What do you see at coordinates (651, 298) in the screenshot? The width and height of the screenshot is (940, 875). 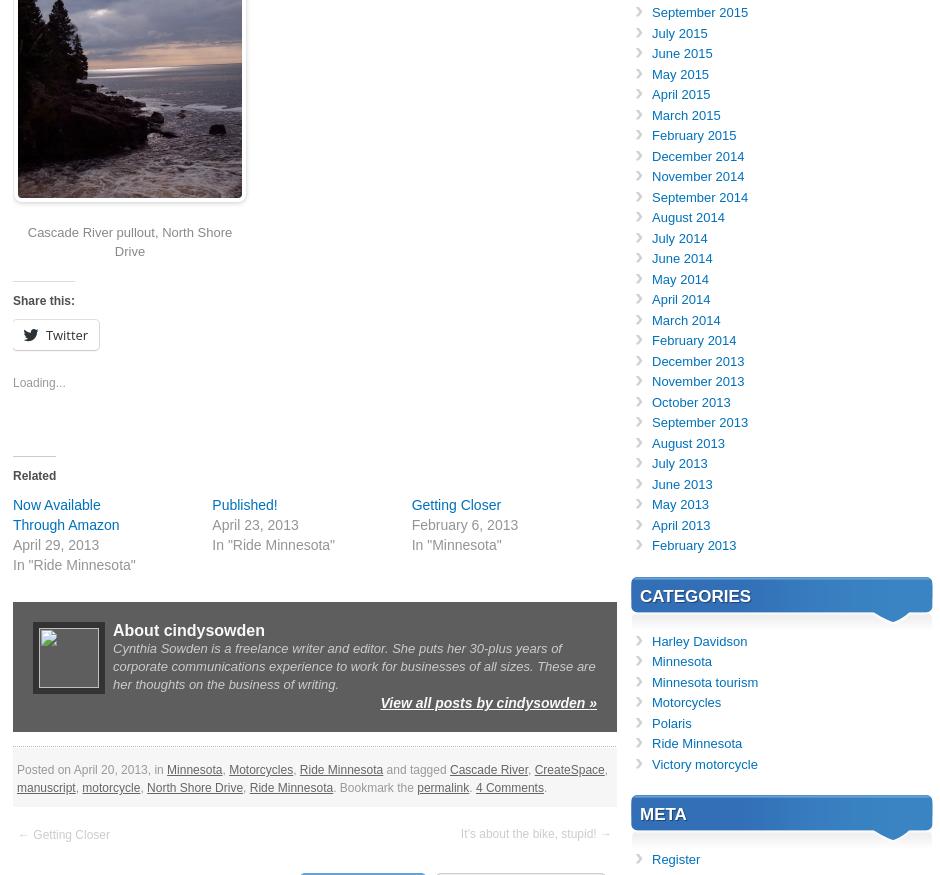 I see `'April 2014'` at bounding box center [651, 298].